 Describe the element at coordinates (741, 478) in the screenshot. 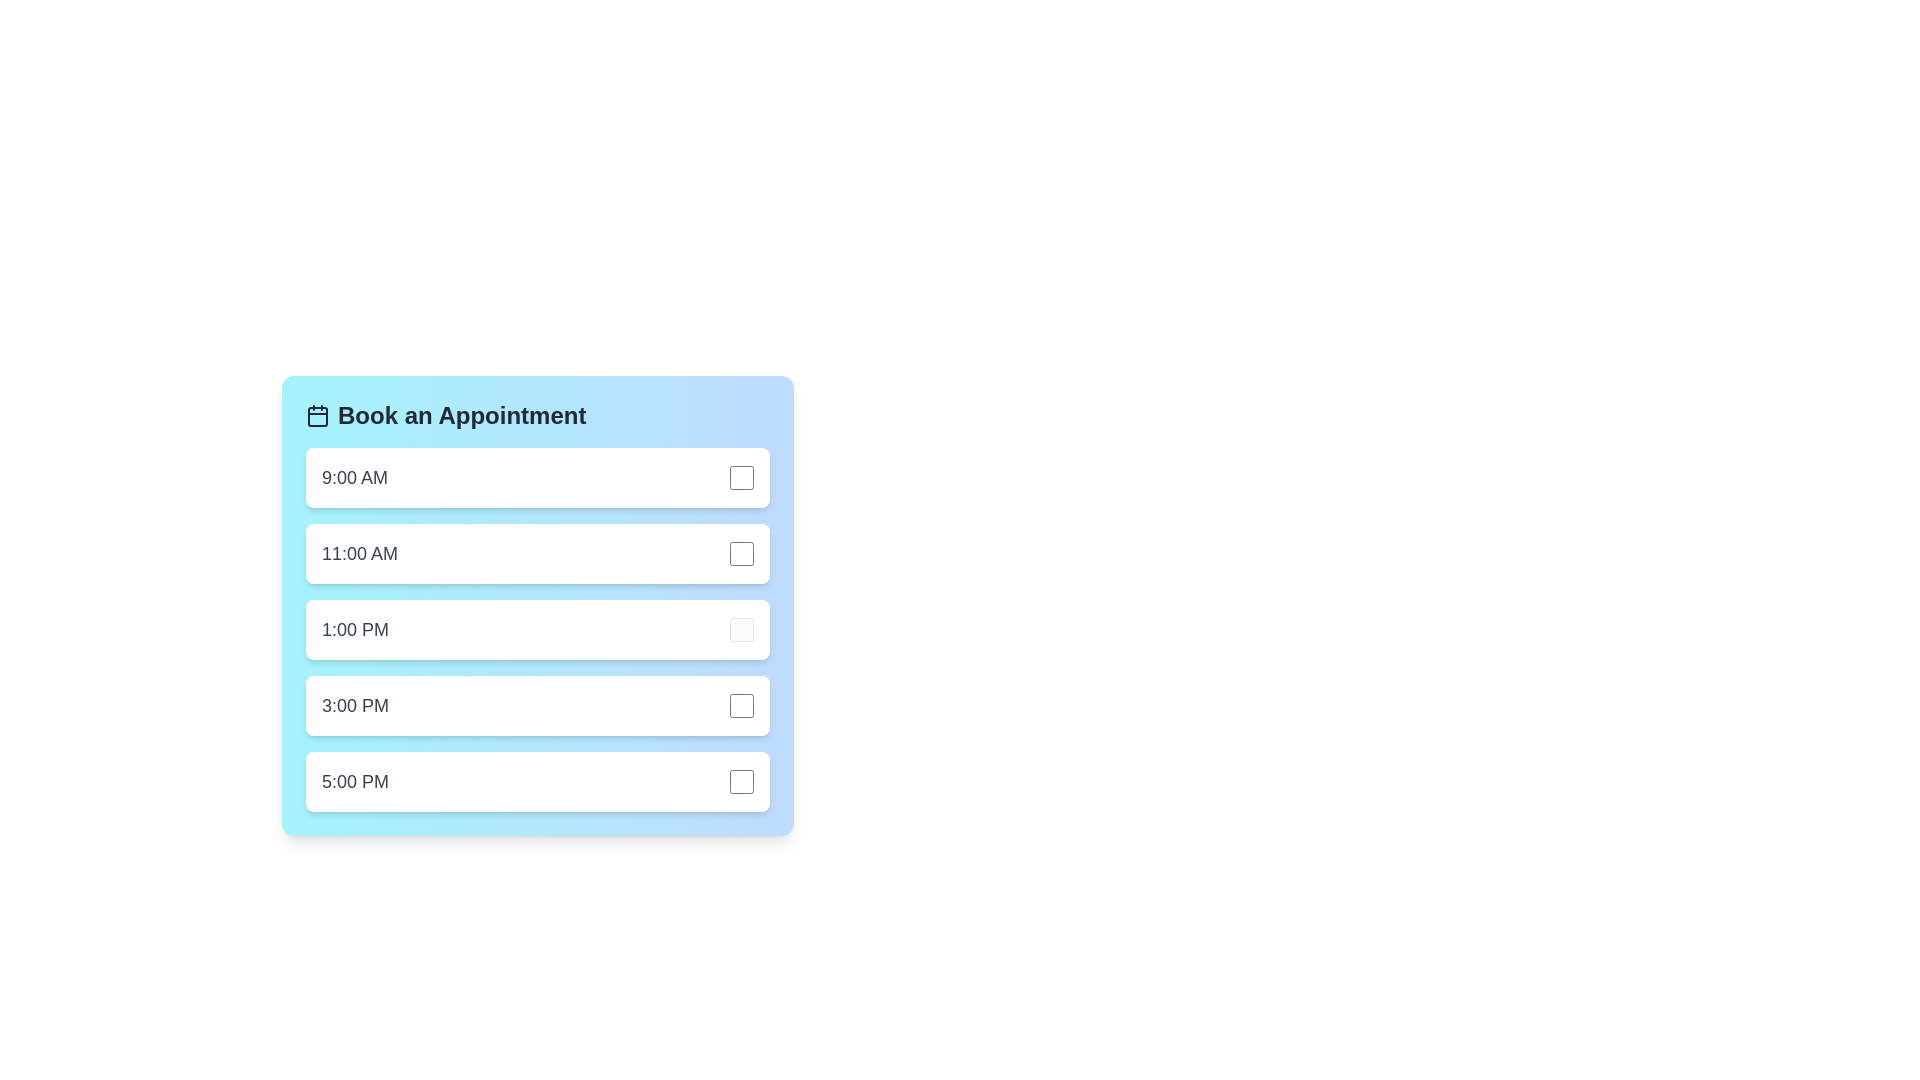

I see `the checkbox corresponding to the 9:00 AM time slot` at that location.